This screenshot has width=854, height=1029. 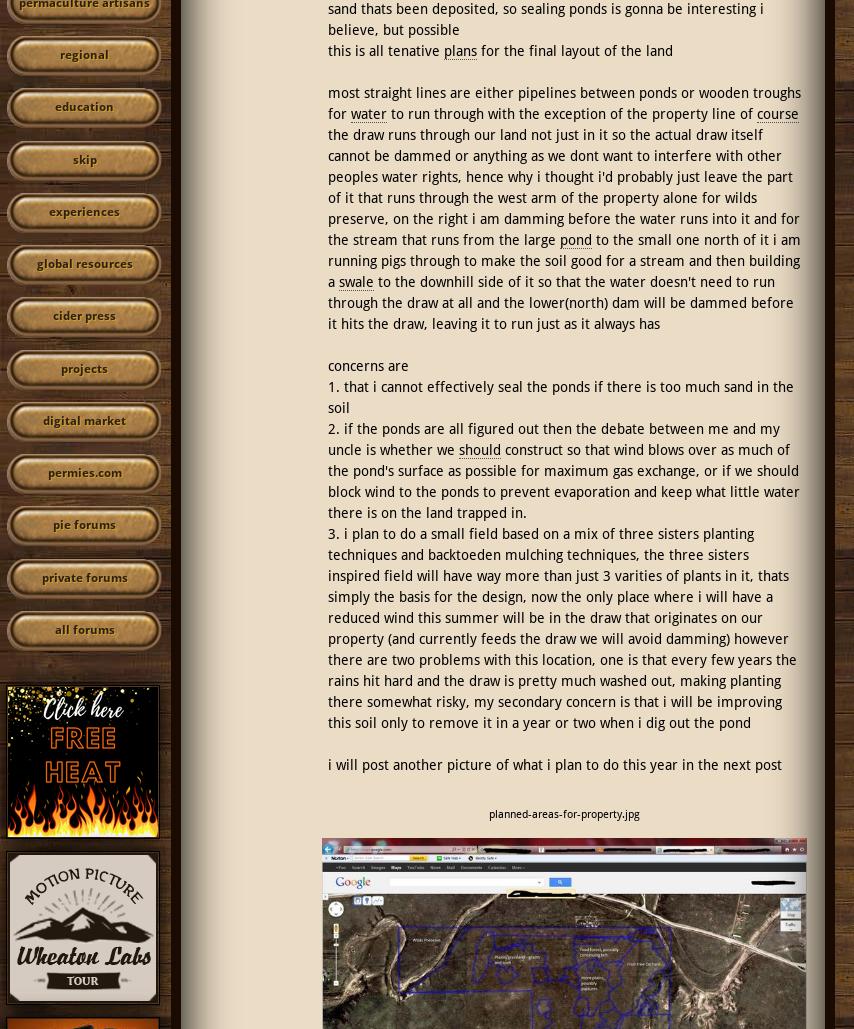 What do you see at coordinates (479, 448) in the screenshot?
I see `'should'` at bounding box center [479, 448].